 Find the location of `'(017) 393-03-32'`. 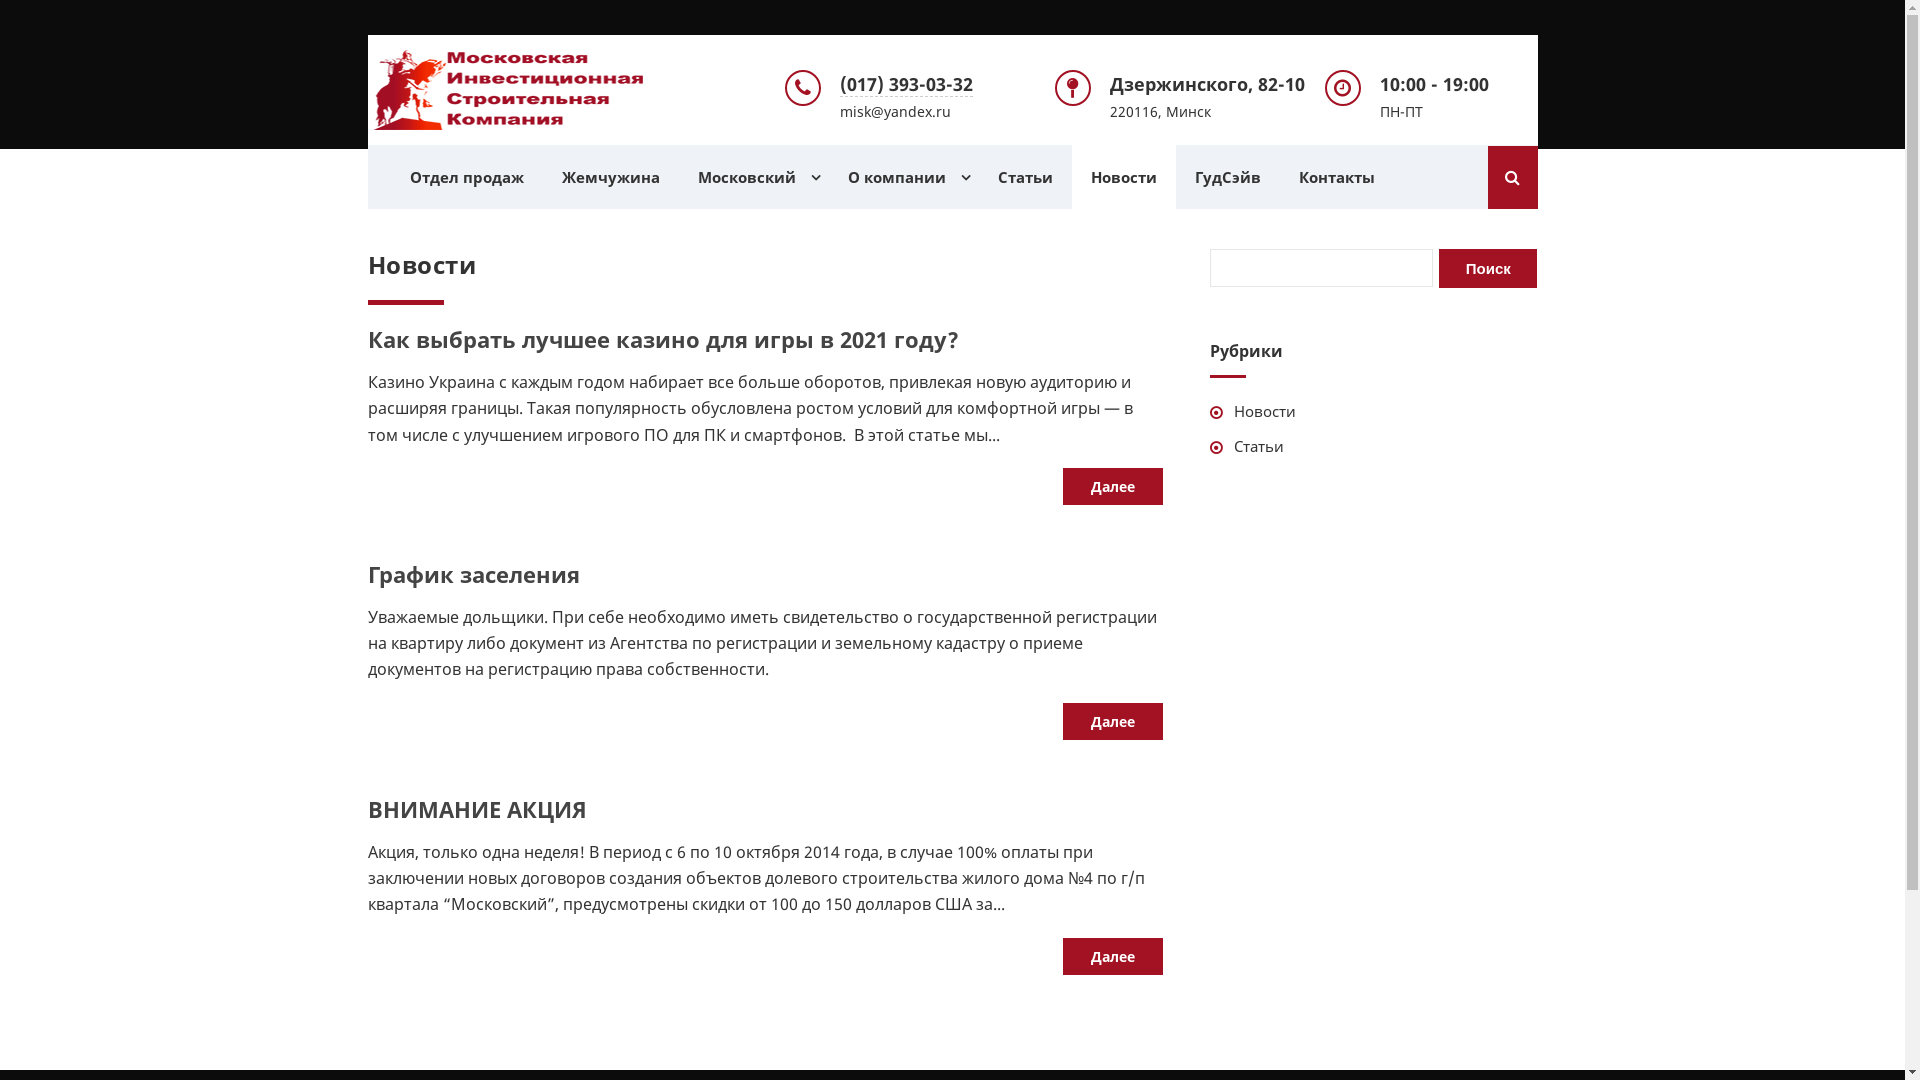

'(017) 393-03-32' is located at coordinates (840, 83).